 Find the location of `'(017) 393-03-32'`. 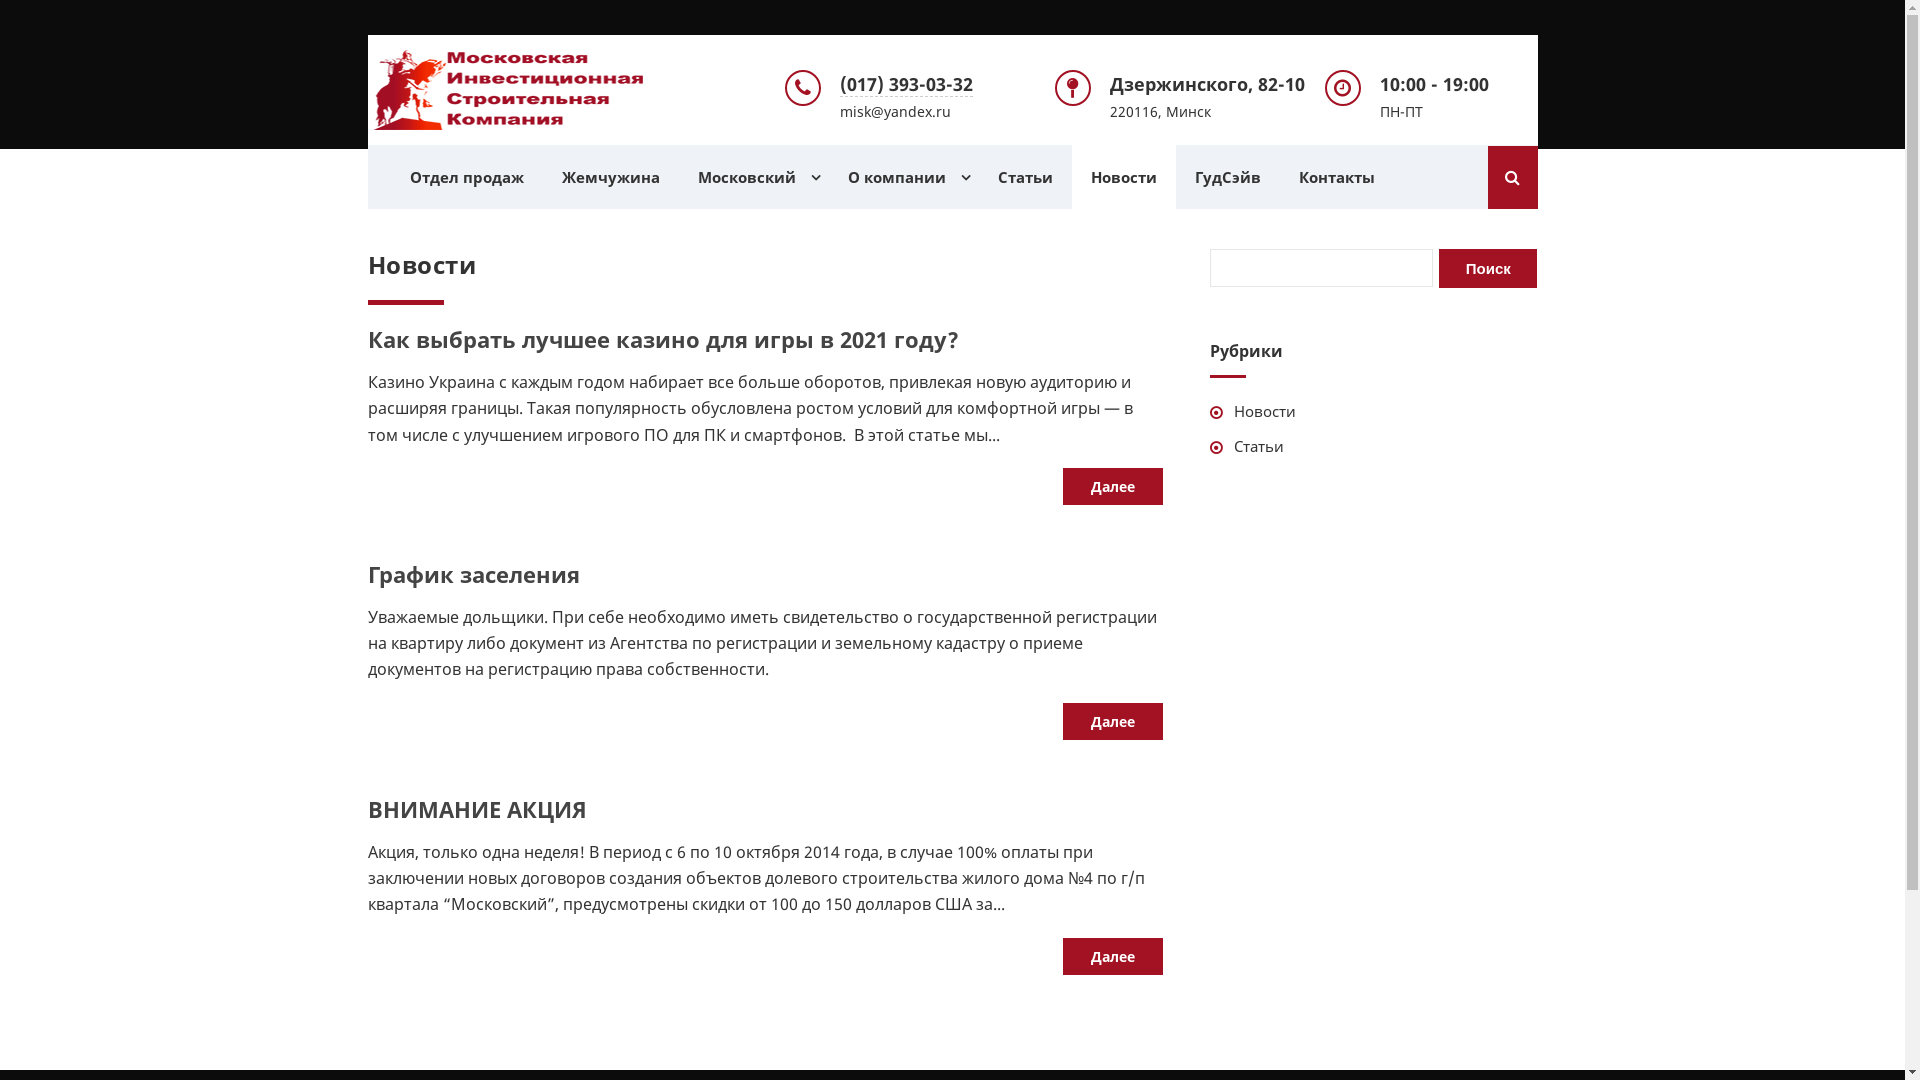

'(017) 393-03-32' is located at coordinates (840, 83).